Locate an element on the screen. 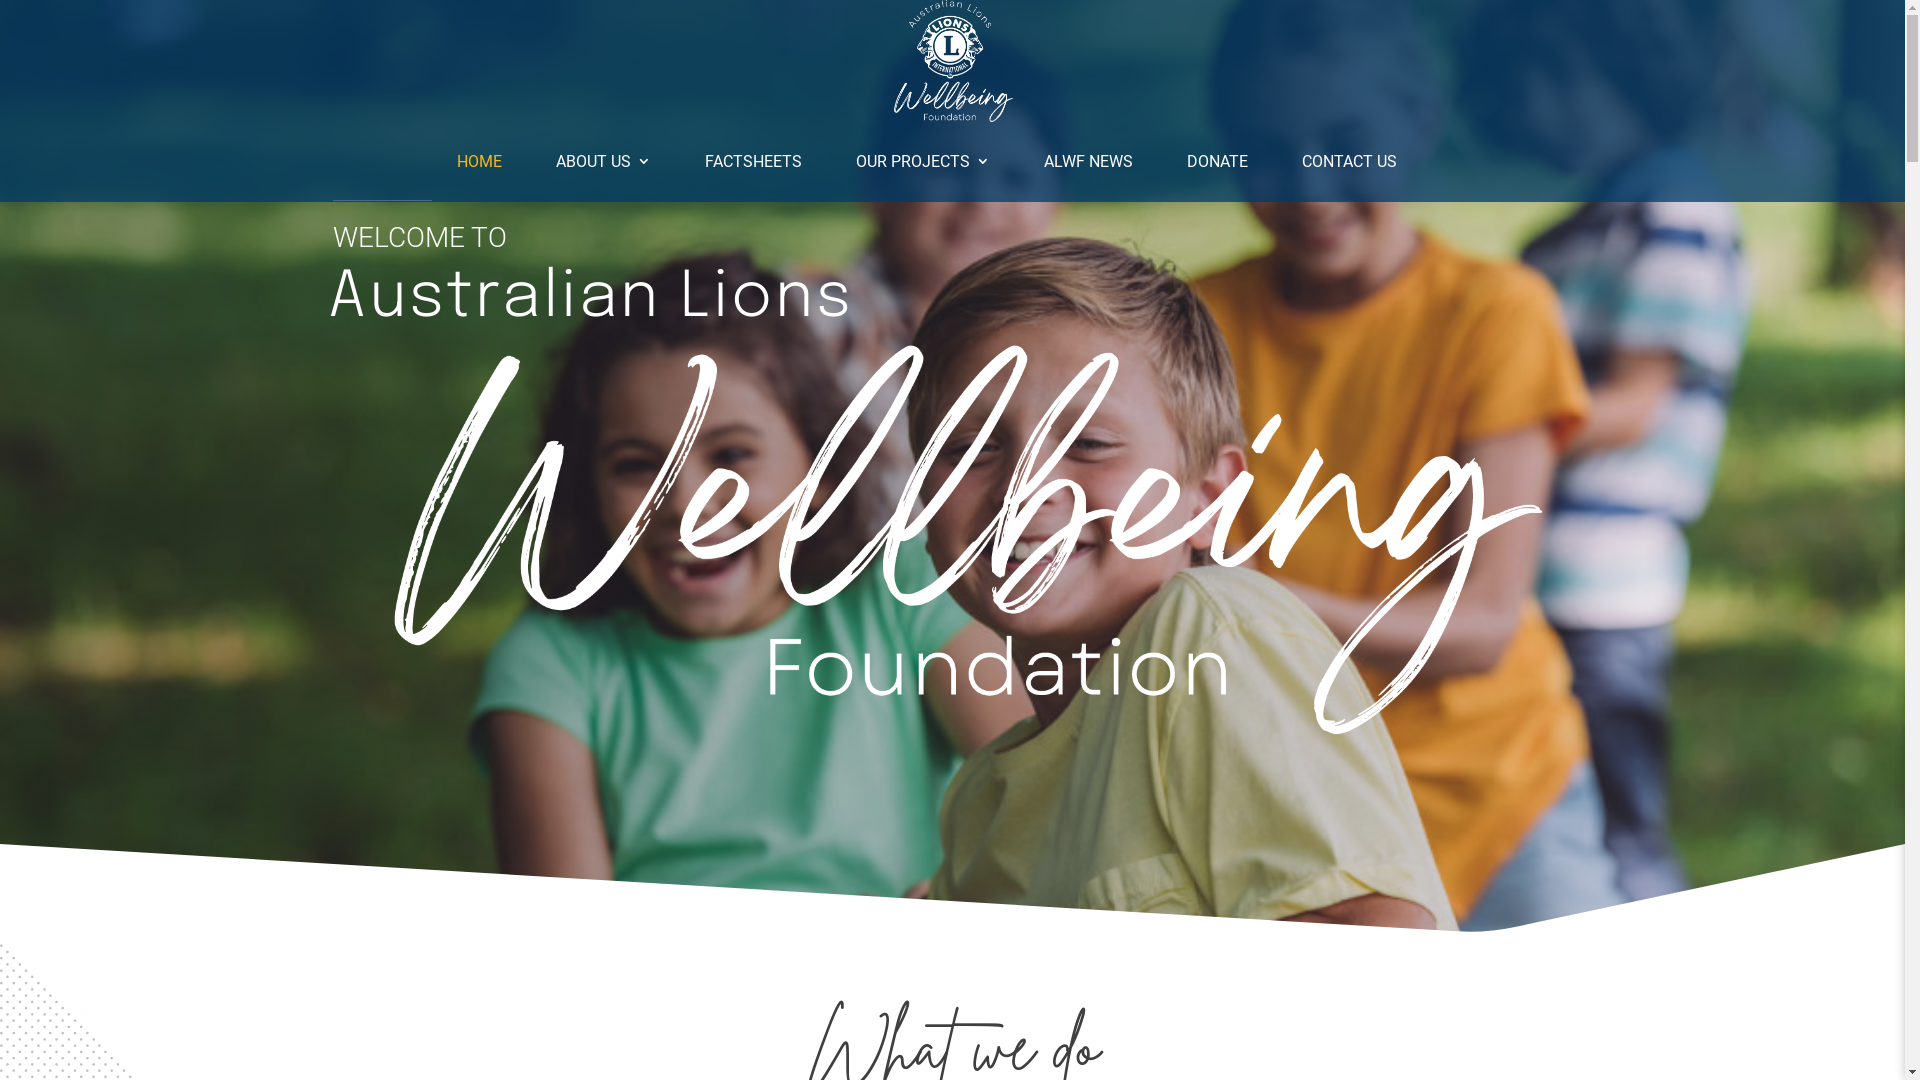 The width and height of the screenshot is (1920, 1080). 'OUR PROJECTS' is located at coordinates (921, 161).